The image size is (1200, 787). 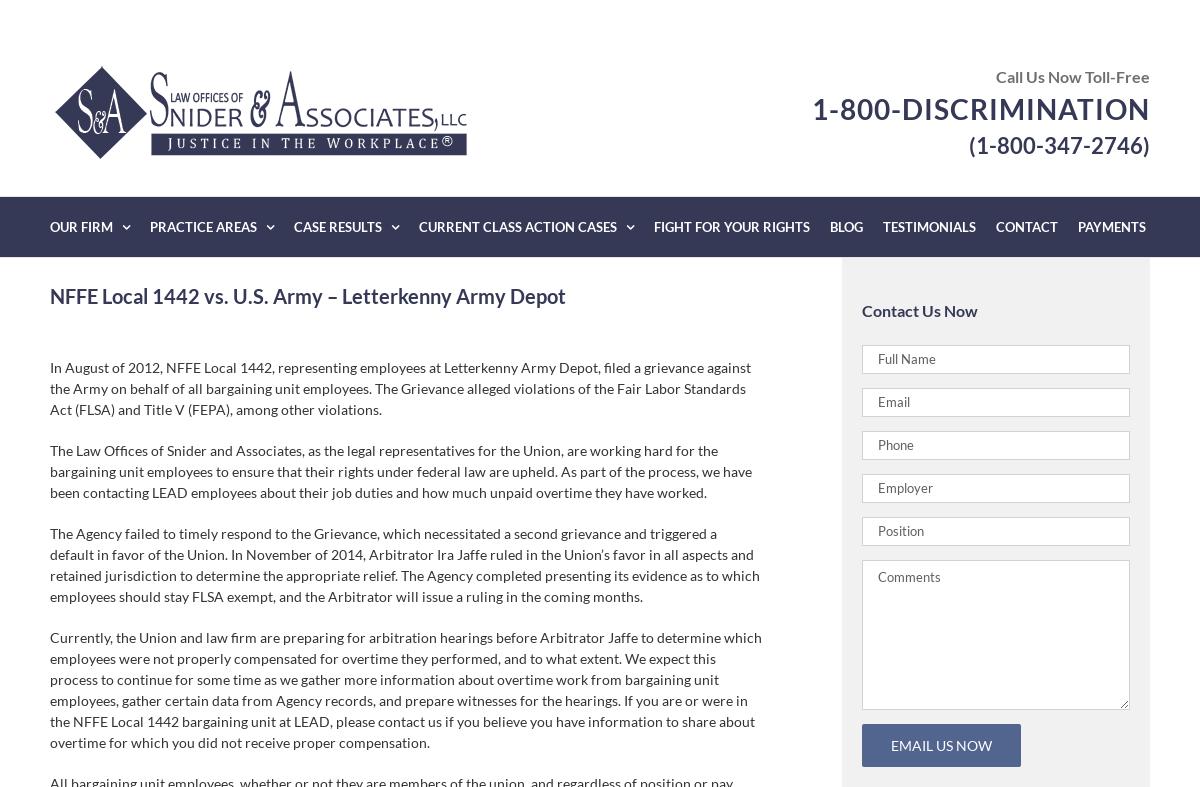 What do you see at coordinates (338, 226) in the screenshot?
I see `'Case Results'` at bounding box center [338, 226].